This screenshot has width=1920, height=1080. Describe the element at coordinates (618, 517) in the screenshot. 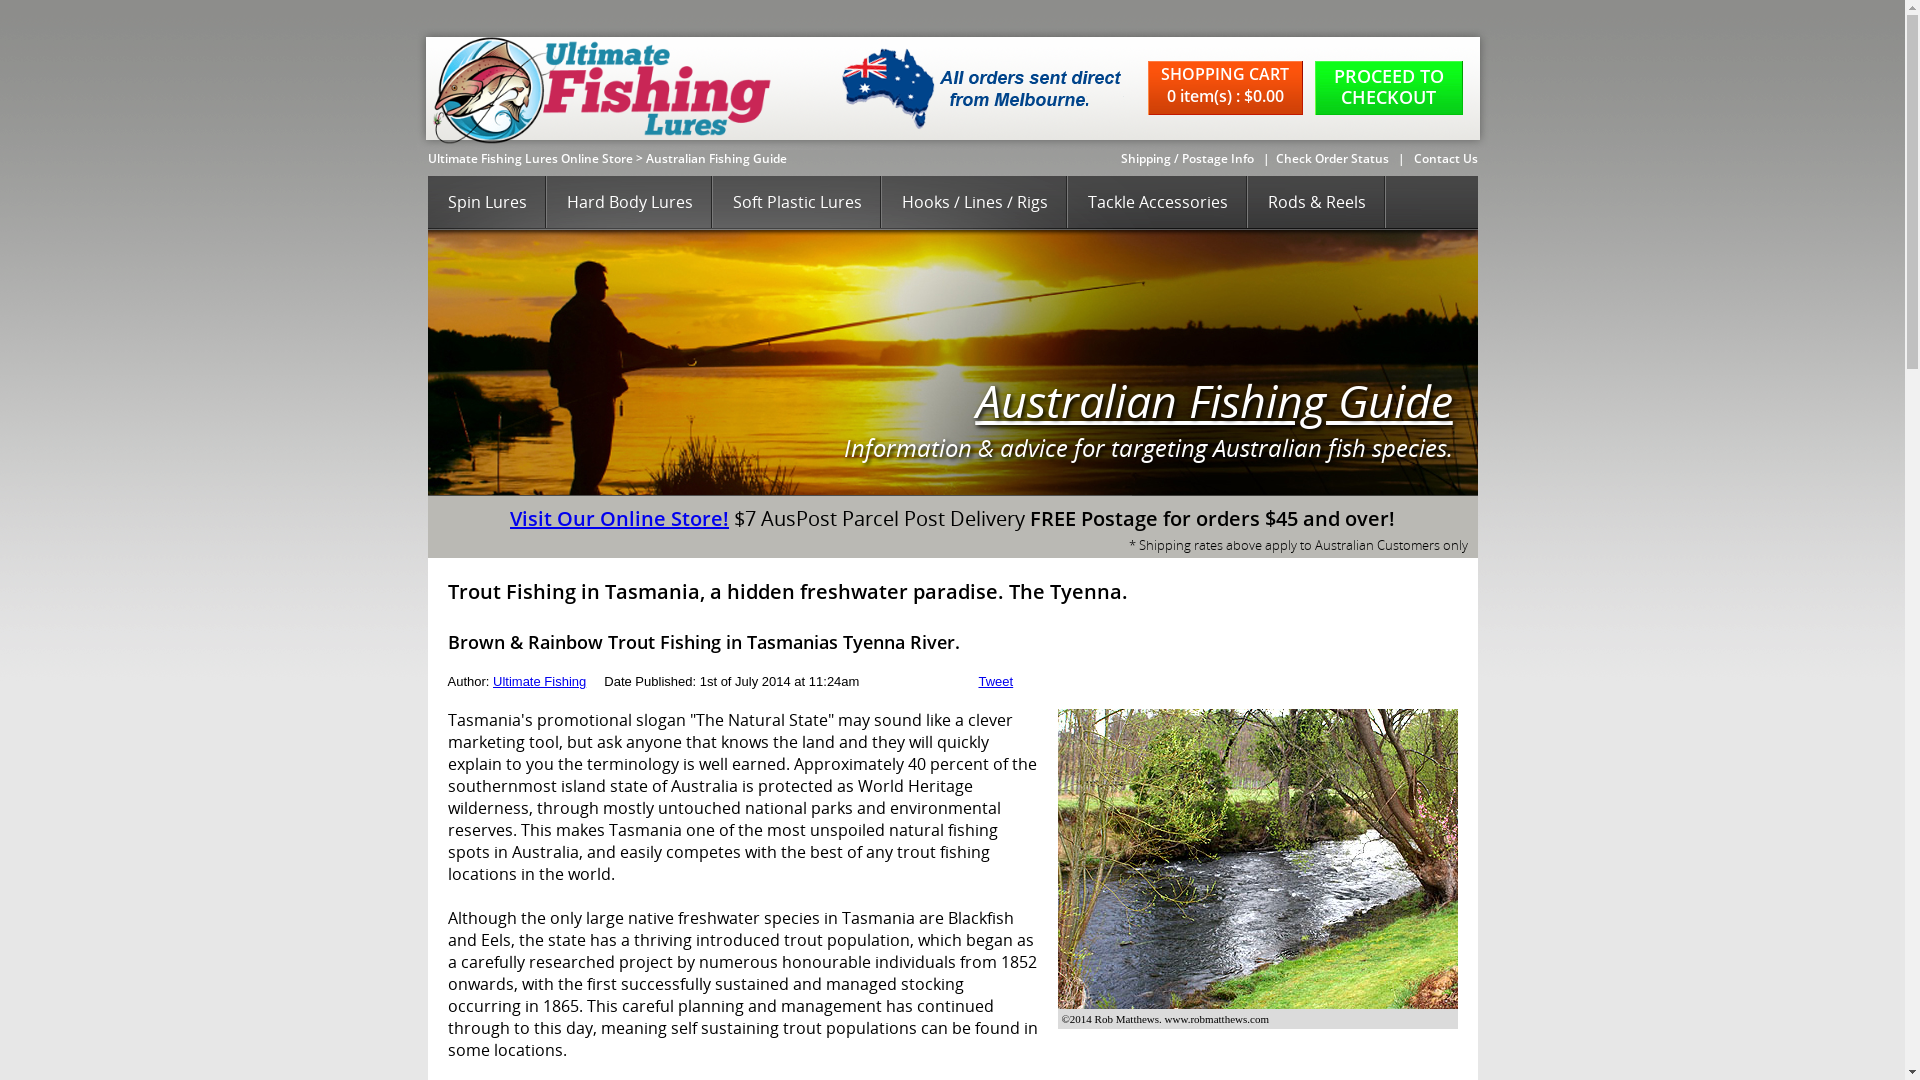

I see `'Visit Our Online Store!'` at that location.